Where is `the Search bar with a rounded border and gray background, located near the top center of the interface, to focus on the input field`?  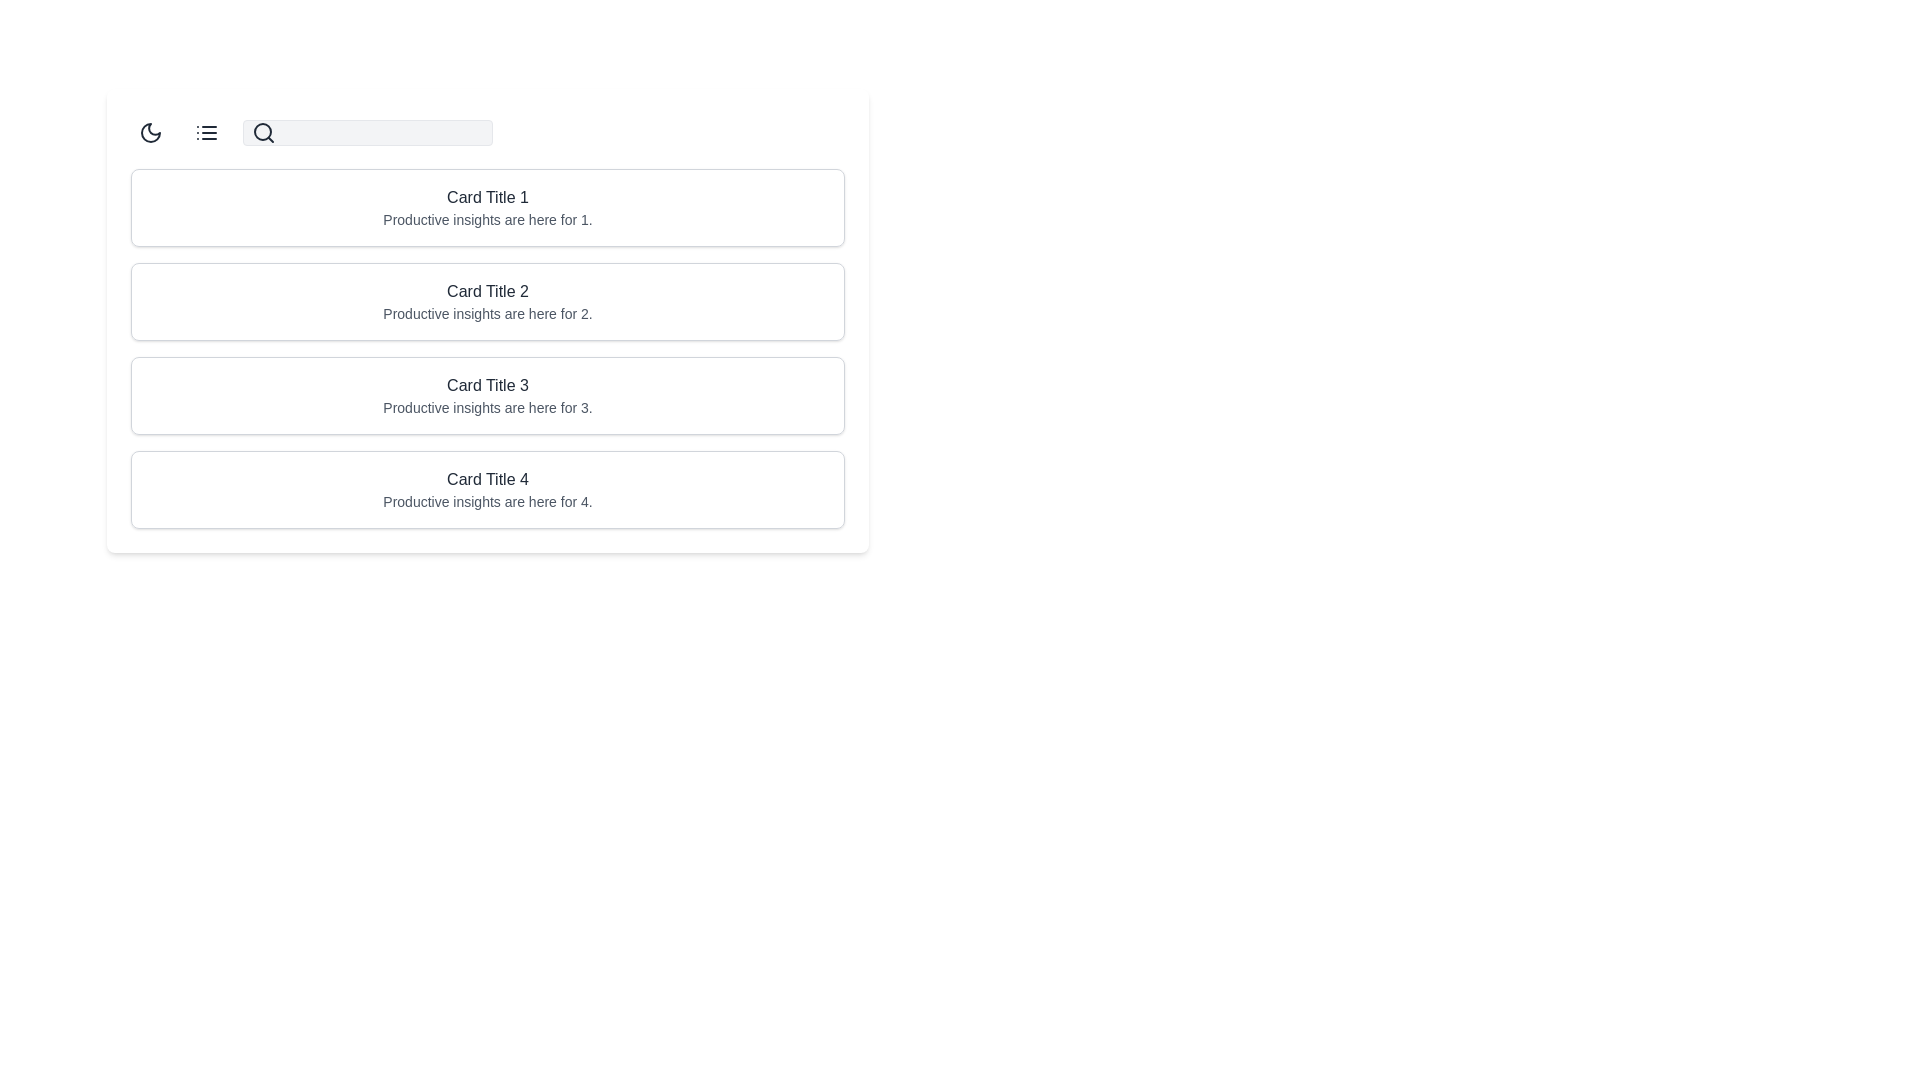 the Search bar with a rounded border and gray background, located near the top center of the interface, to focus on the input field is located at coordinates (368, 132).